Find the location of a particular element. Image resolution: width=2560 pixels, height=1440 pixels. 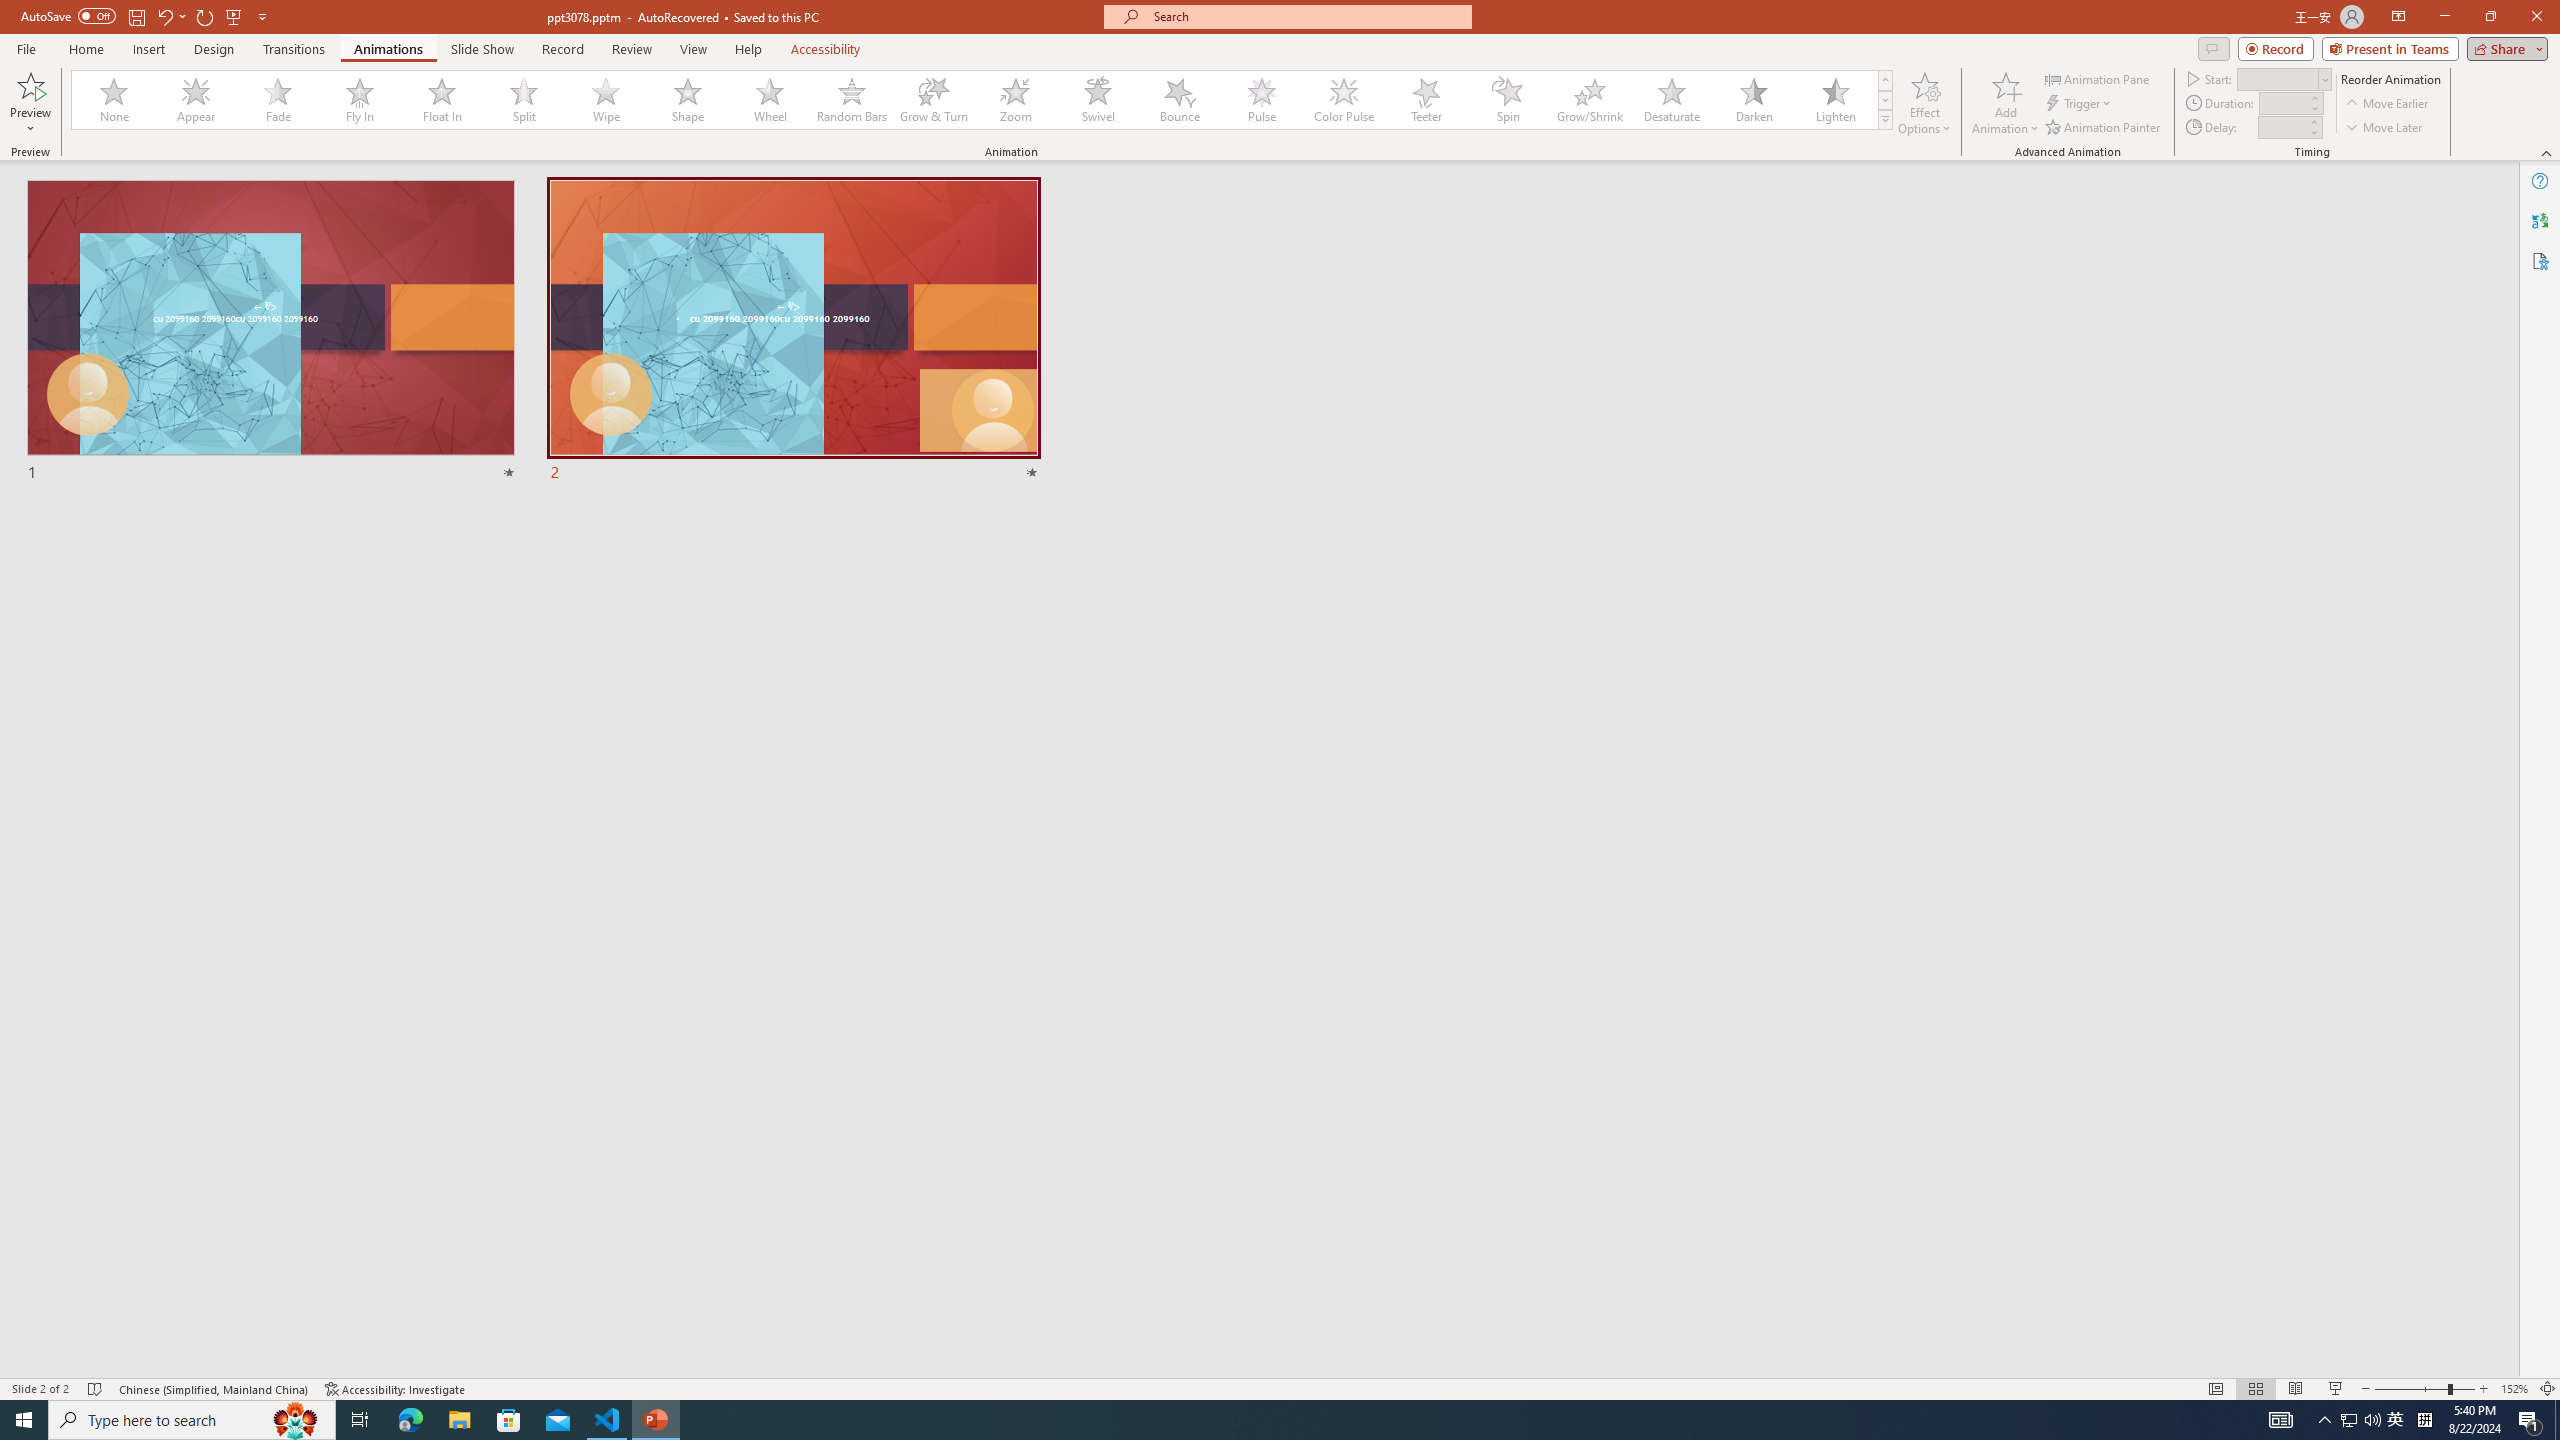

'Spin' is located at coordinates (1507, 99).